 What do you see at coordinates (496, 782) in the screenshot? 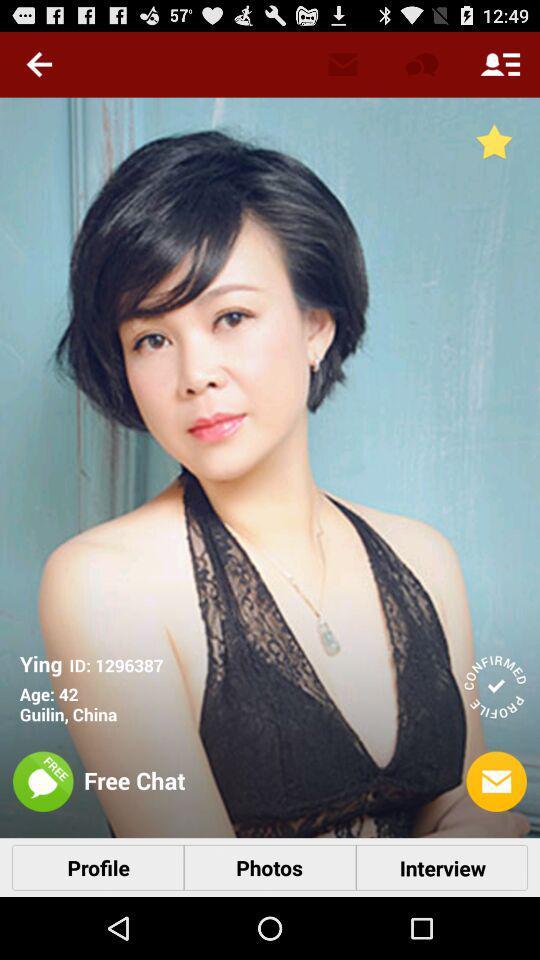
I see `the message icon` at bounding box center [496, 782].